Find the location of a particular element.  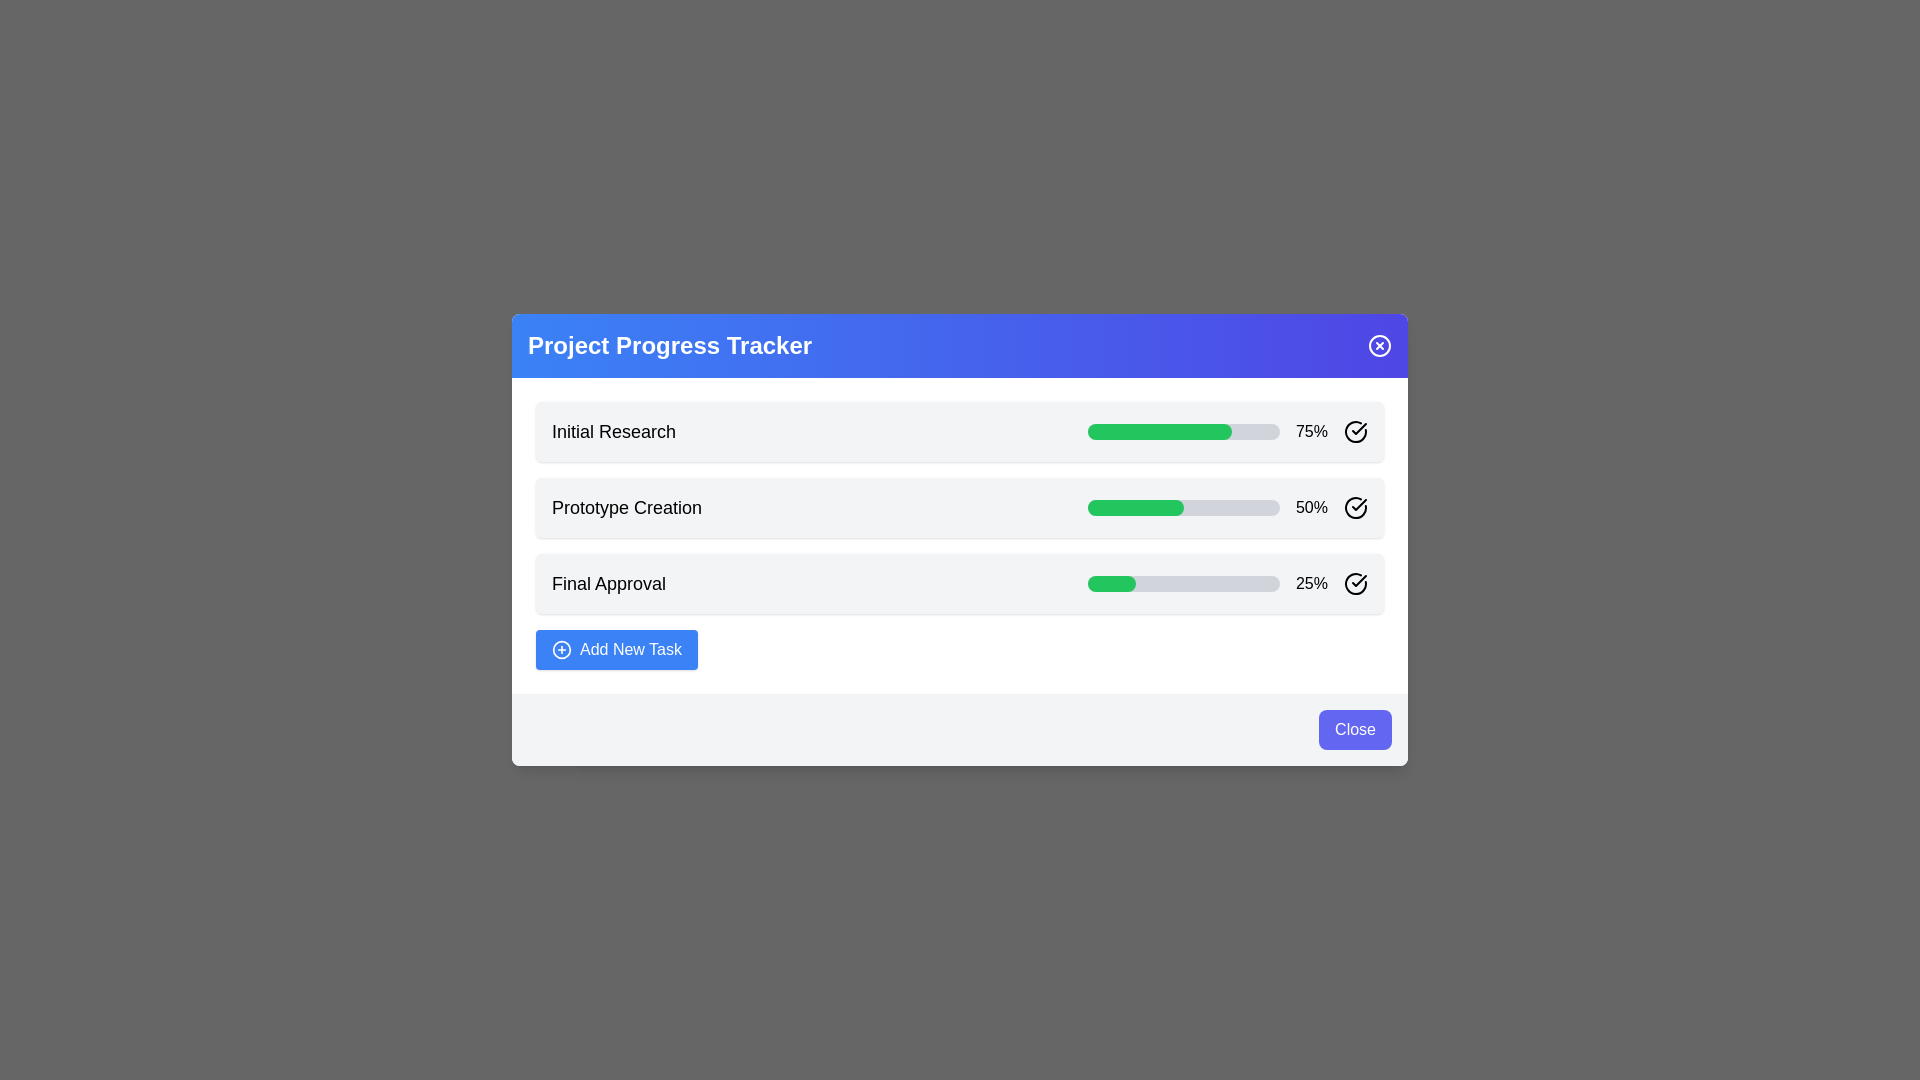

the 'Add New Task' button located at the bottom-left of the project progress tracker card is located at coordinates (629, 650).